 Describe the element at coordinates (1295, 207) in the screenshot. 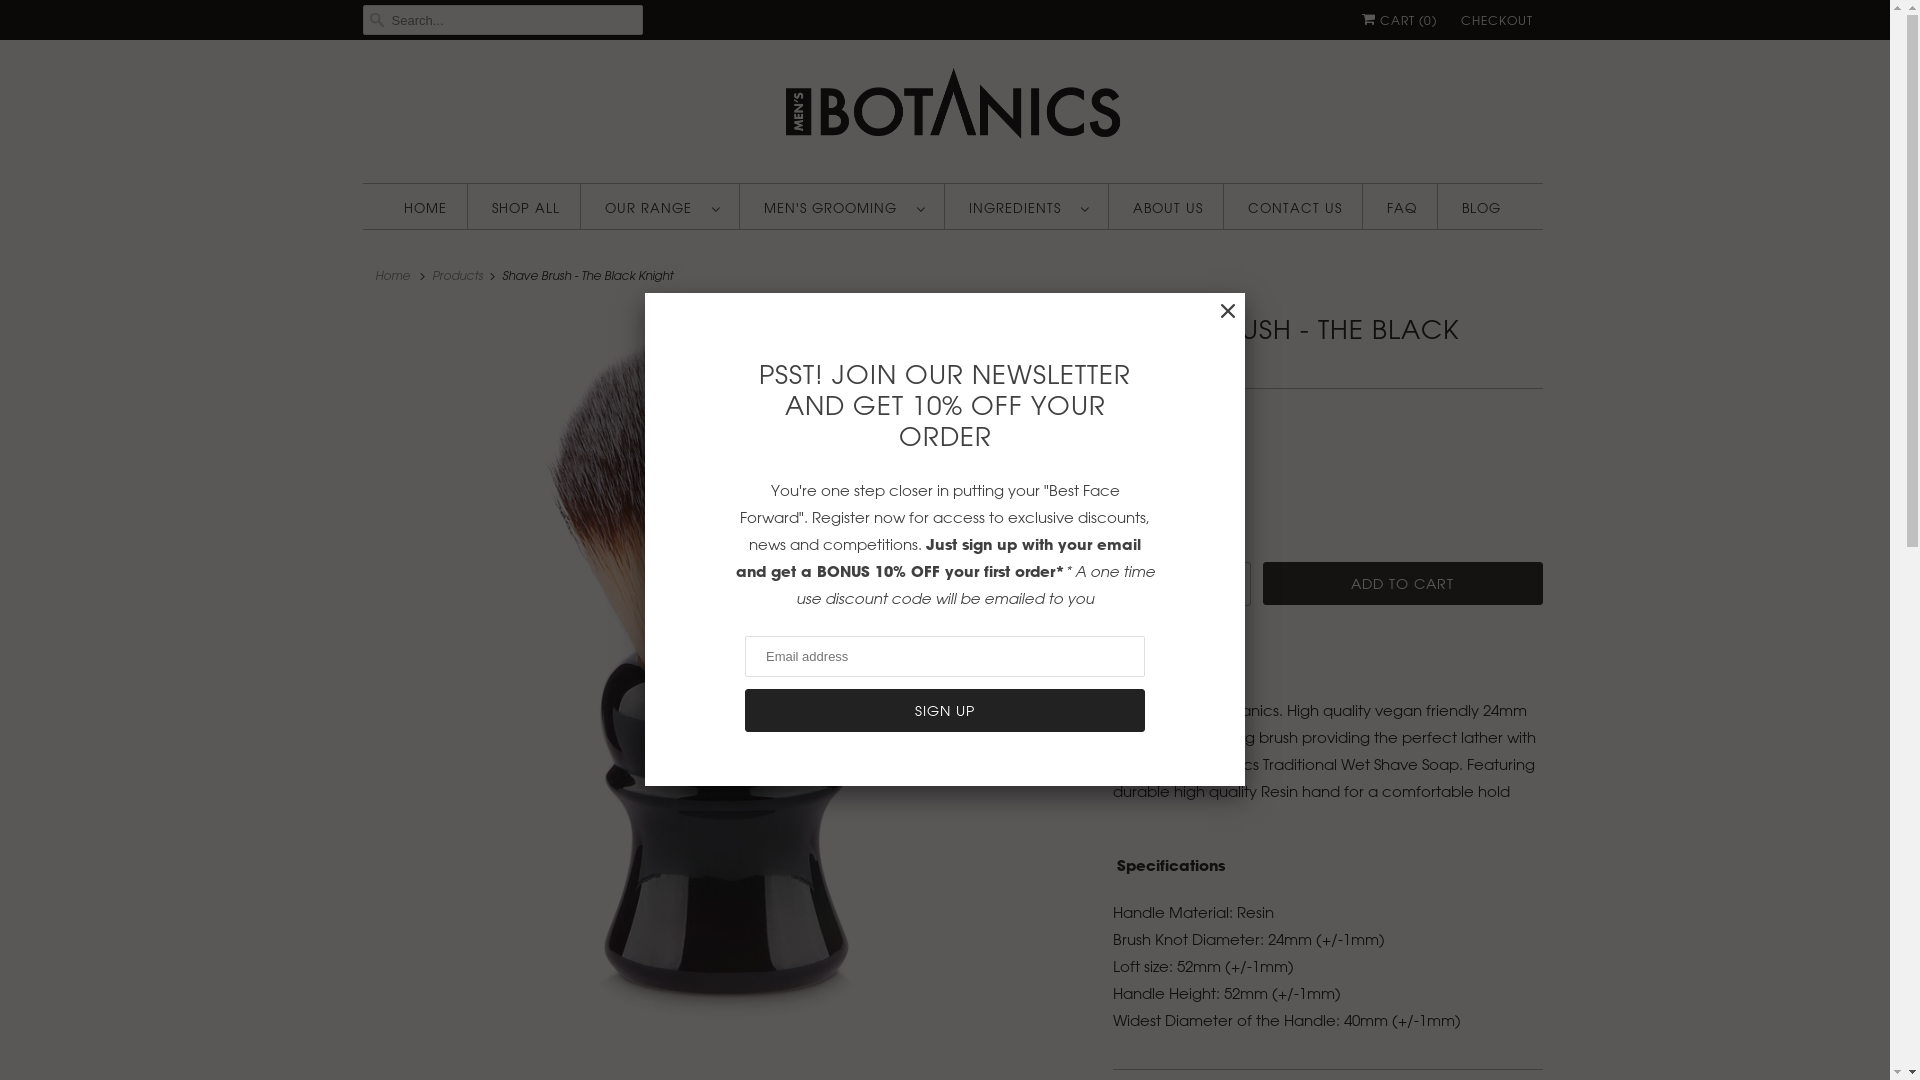

I see `'CONTACT US'` at that location.